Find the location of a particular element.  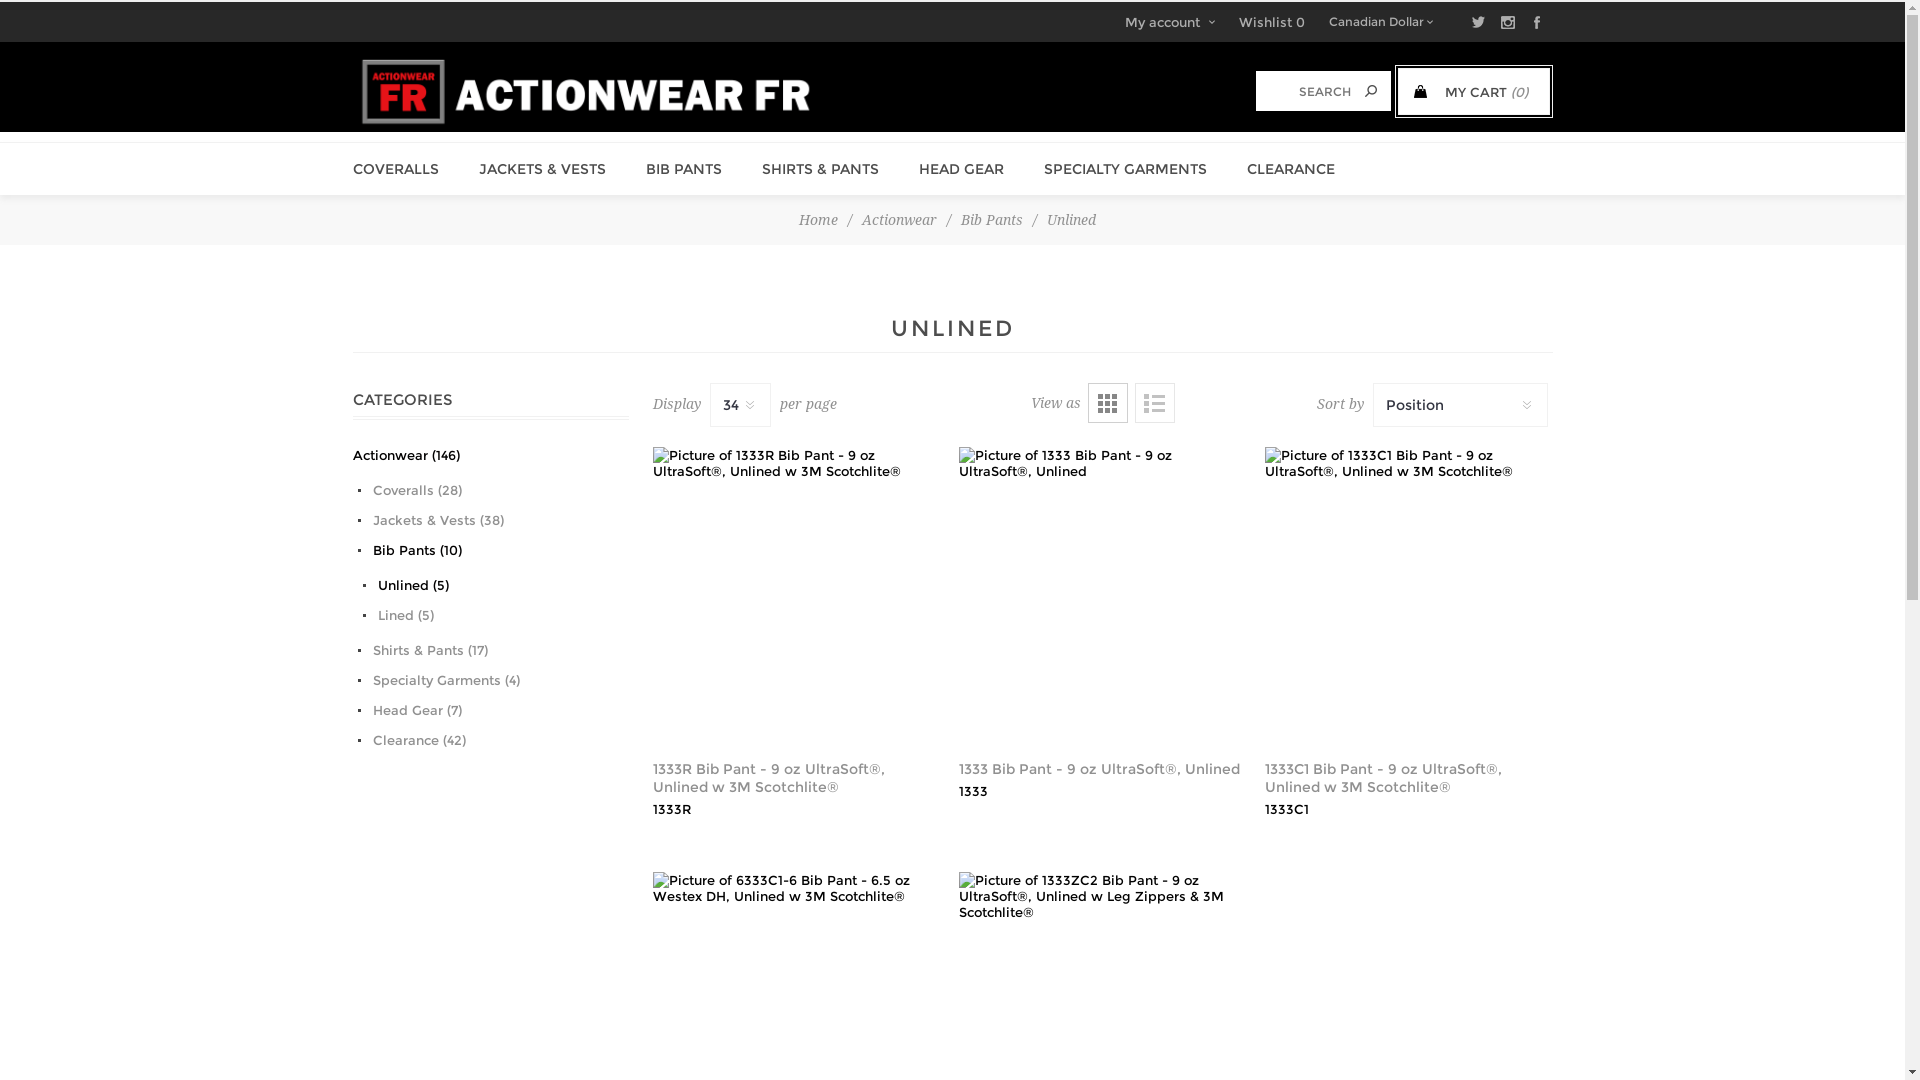

'BIB PANTS' is located at coordinates (684, 168).